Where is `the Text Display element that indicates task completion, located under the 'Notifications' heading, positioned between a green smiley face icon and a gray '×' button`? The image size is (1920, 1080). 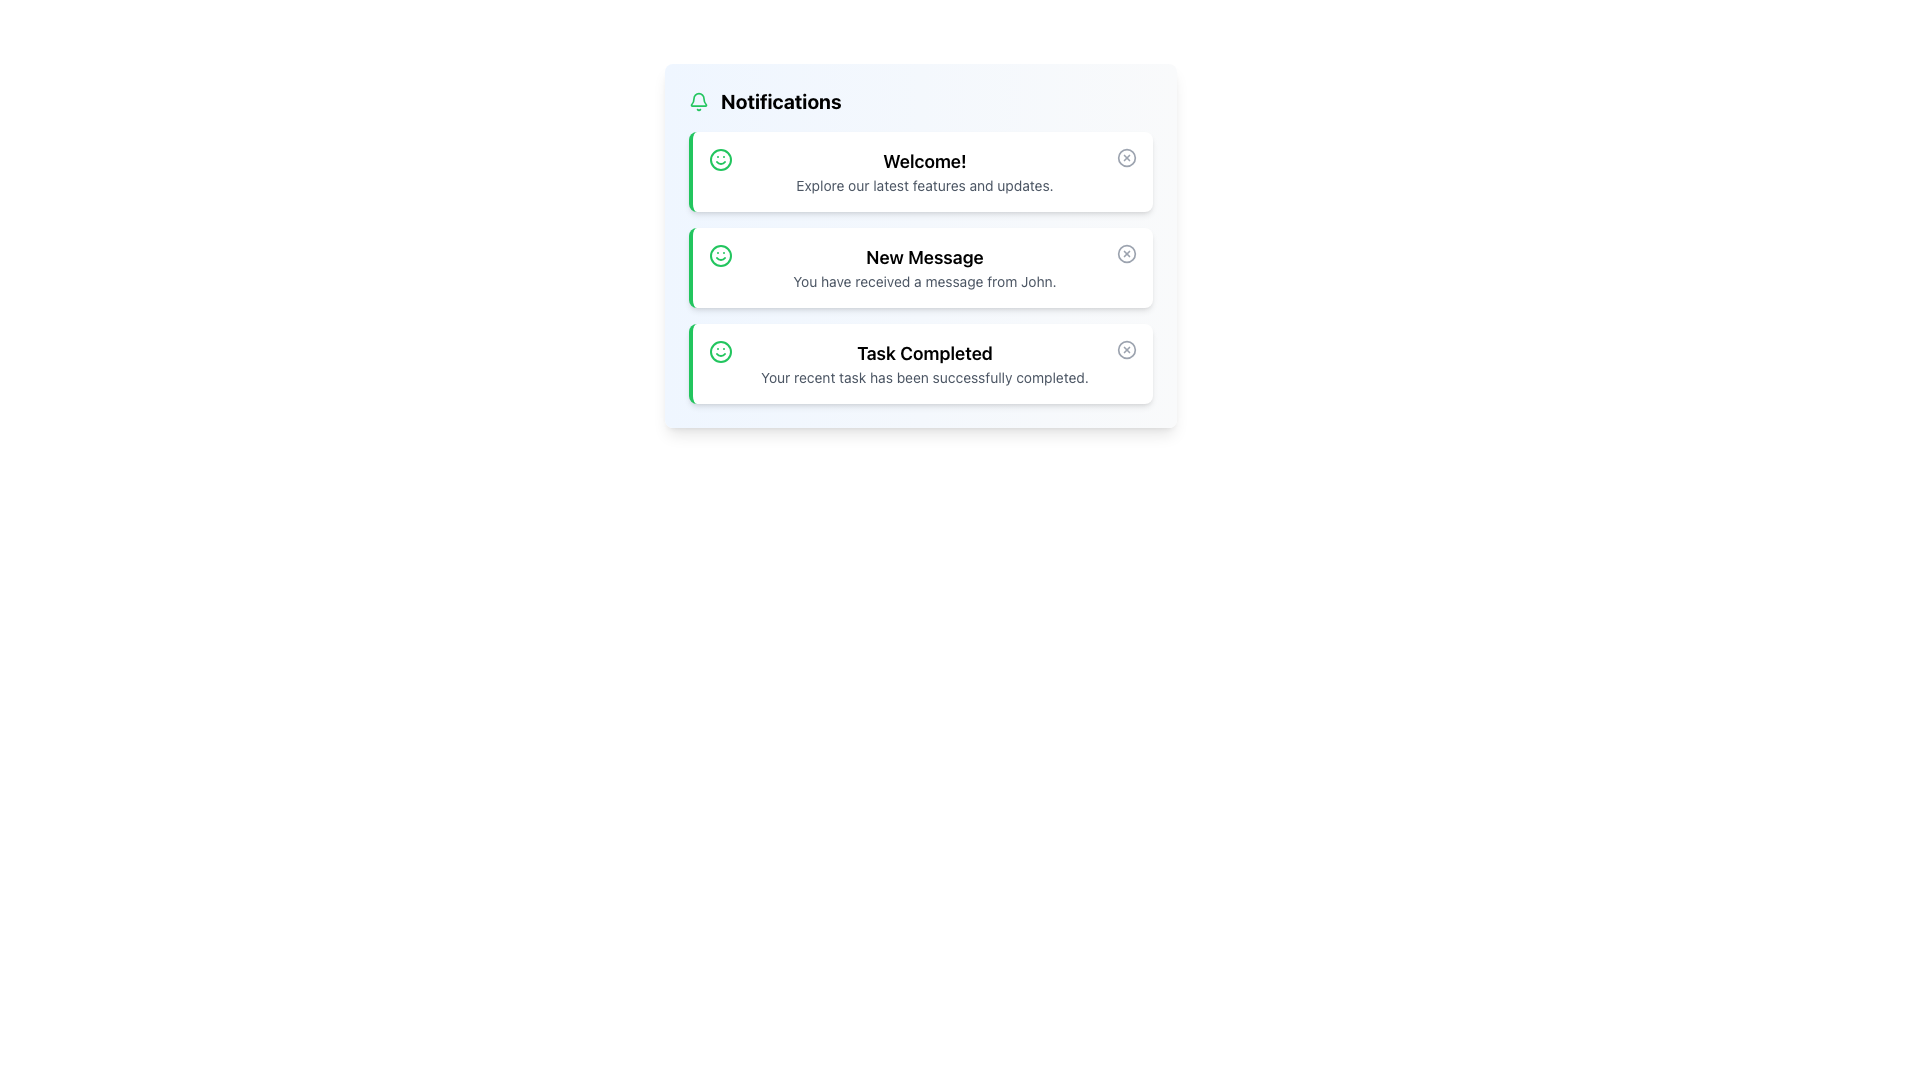
the Text Display element that indicates task completion, located under the 'Notifications' heading, positioned between a green smiley face icon and a gray '×' button is located at coordinates (924, 363).